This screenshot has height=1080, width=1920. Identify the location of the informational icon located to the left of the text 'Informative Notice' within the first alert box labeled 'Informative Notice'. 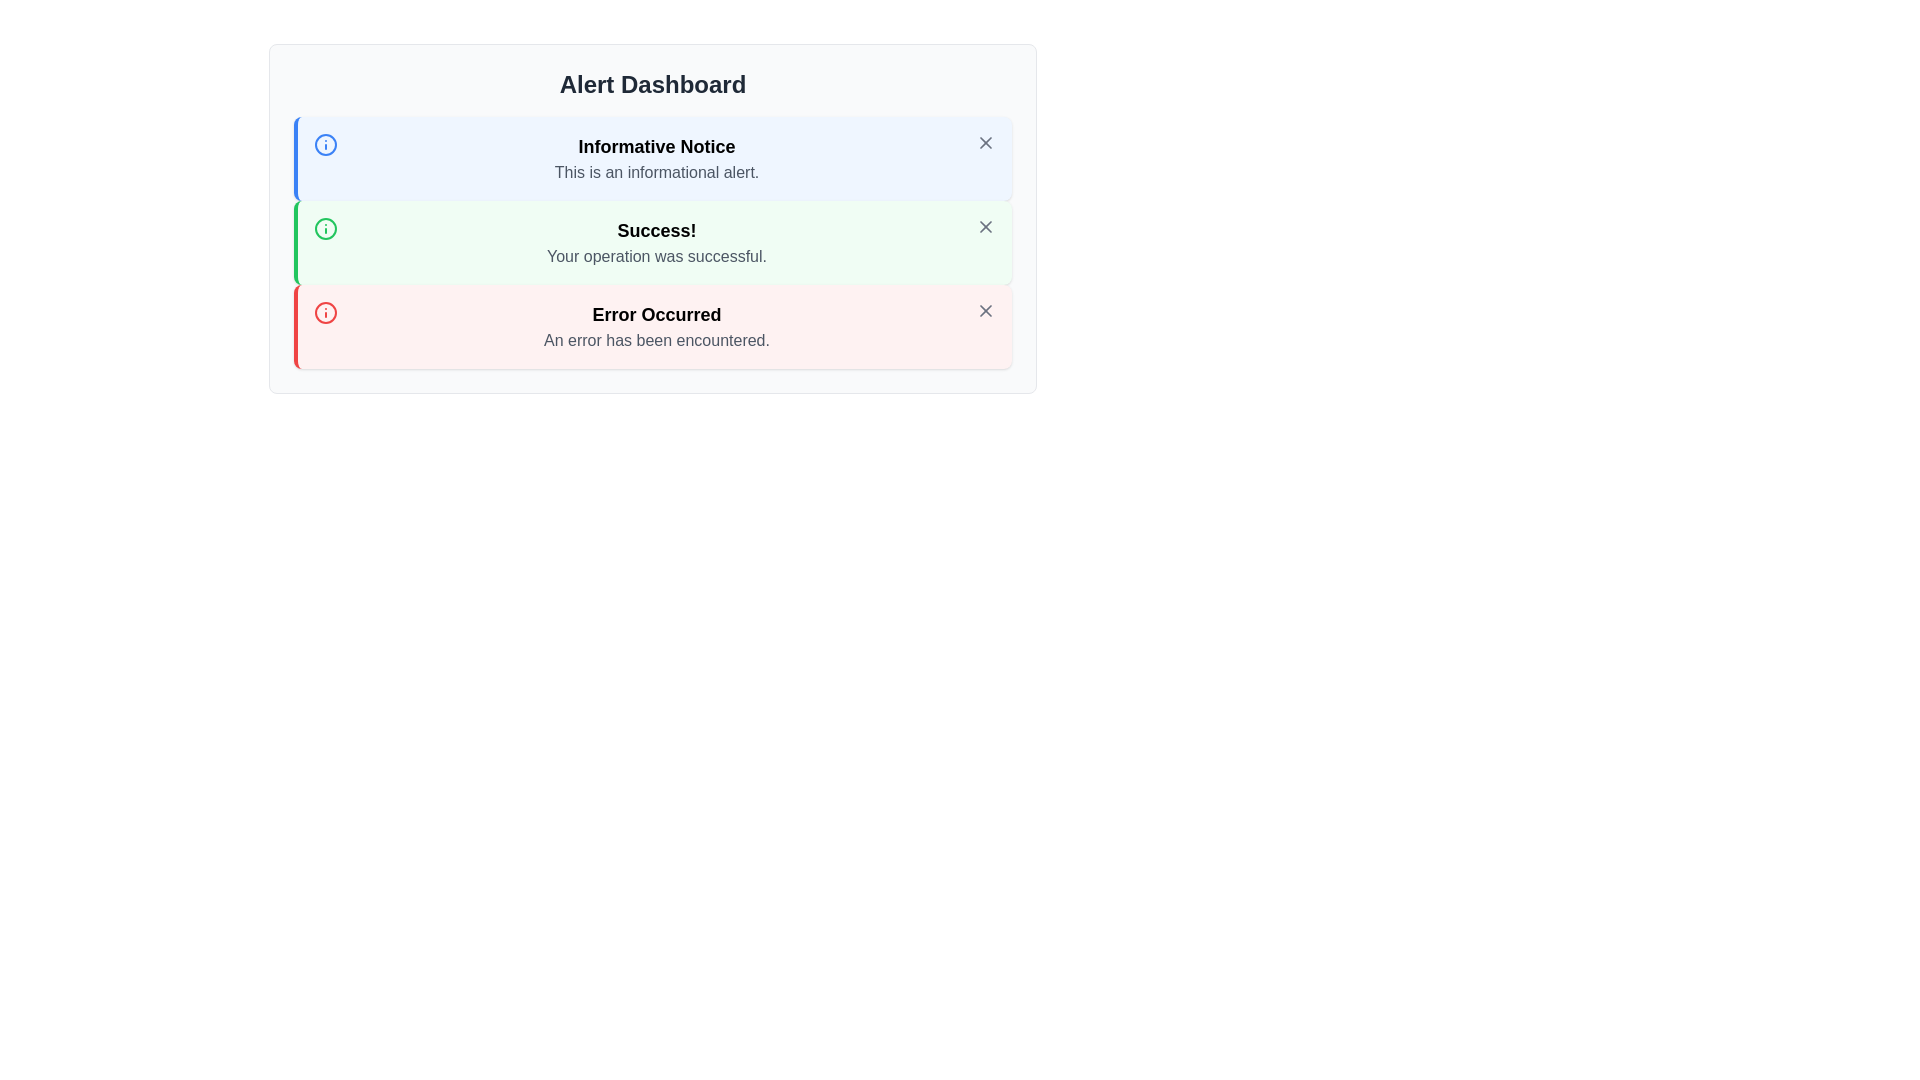
(326, 144).